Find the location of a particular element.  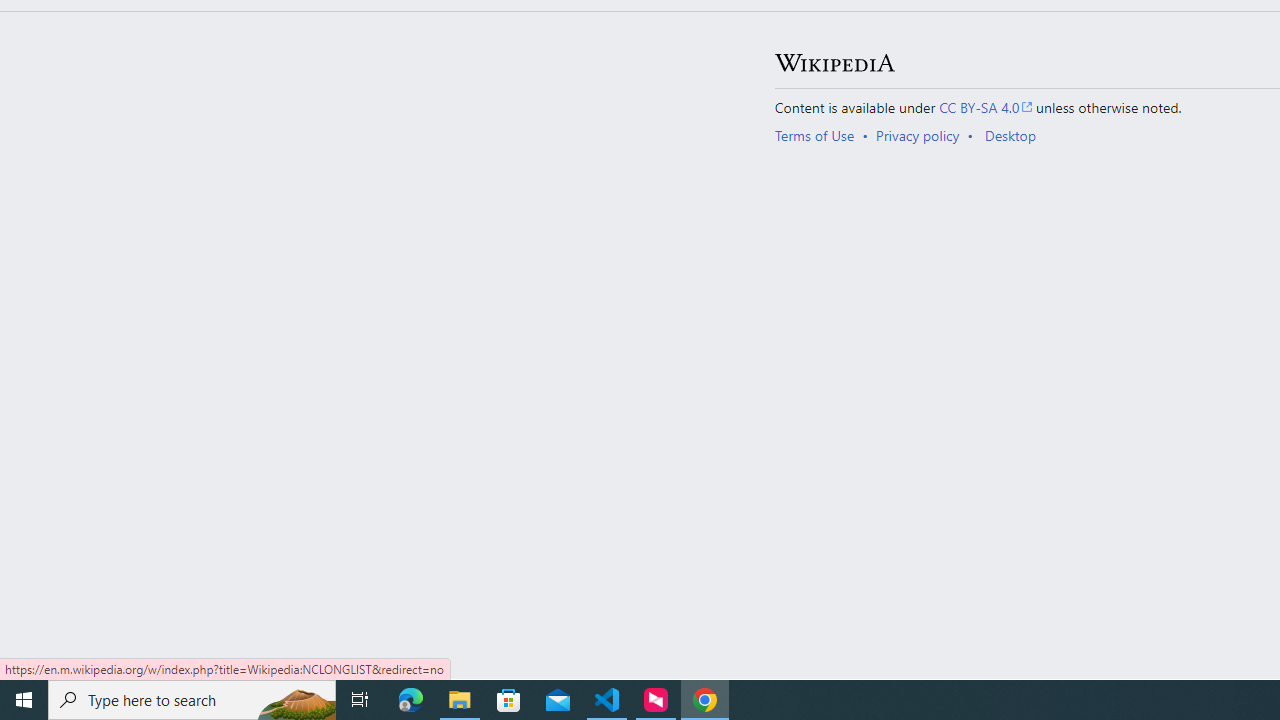

'AutomationID: footer-places-privacy' is located at coordinates (923, 135).